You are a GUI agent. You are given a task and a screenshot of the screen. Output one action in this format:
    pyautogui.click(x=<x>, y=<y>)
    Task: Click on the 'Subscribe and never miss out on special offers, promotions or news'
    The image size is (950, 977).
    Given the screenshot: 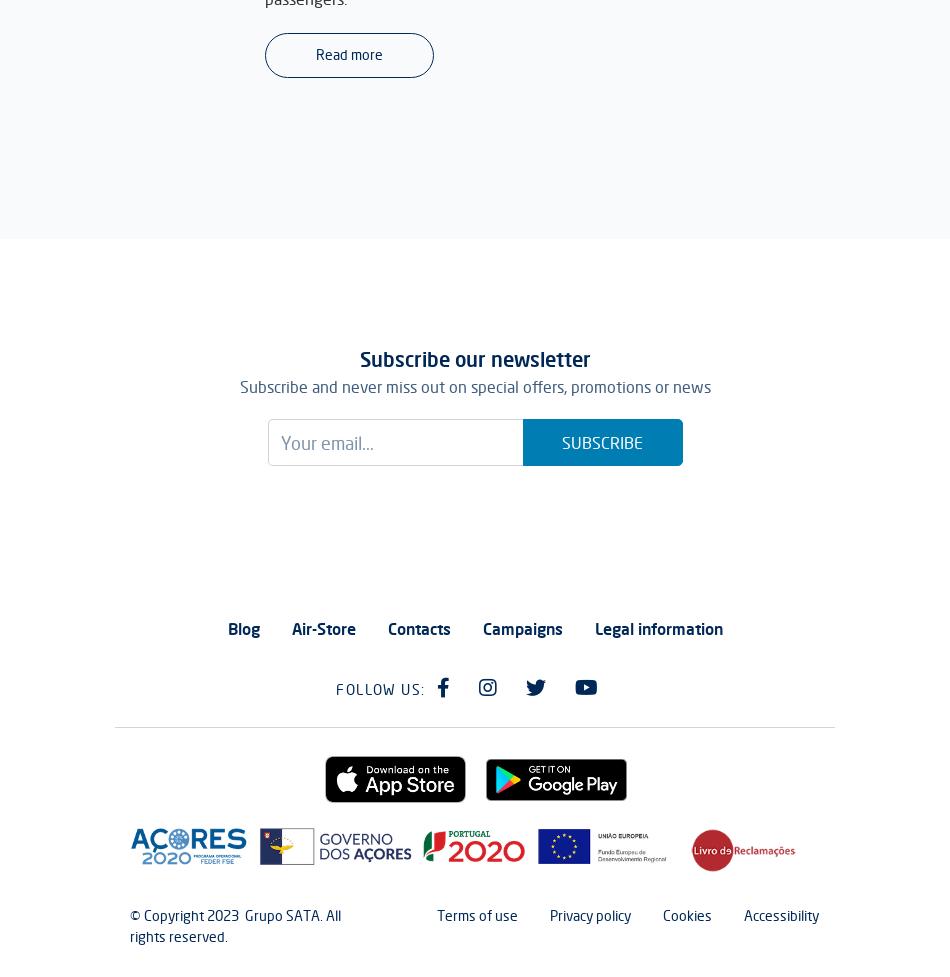 What is the action you would take?
    pyautogui.click(x=473, y=386)
    